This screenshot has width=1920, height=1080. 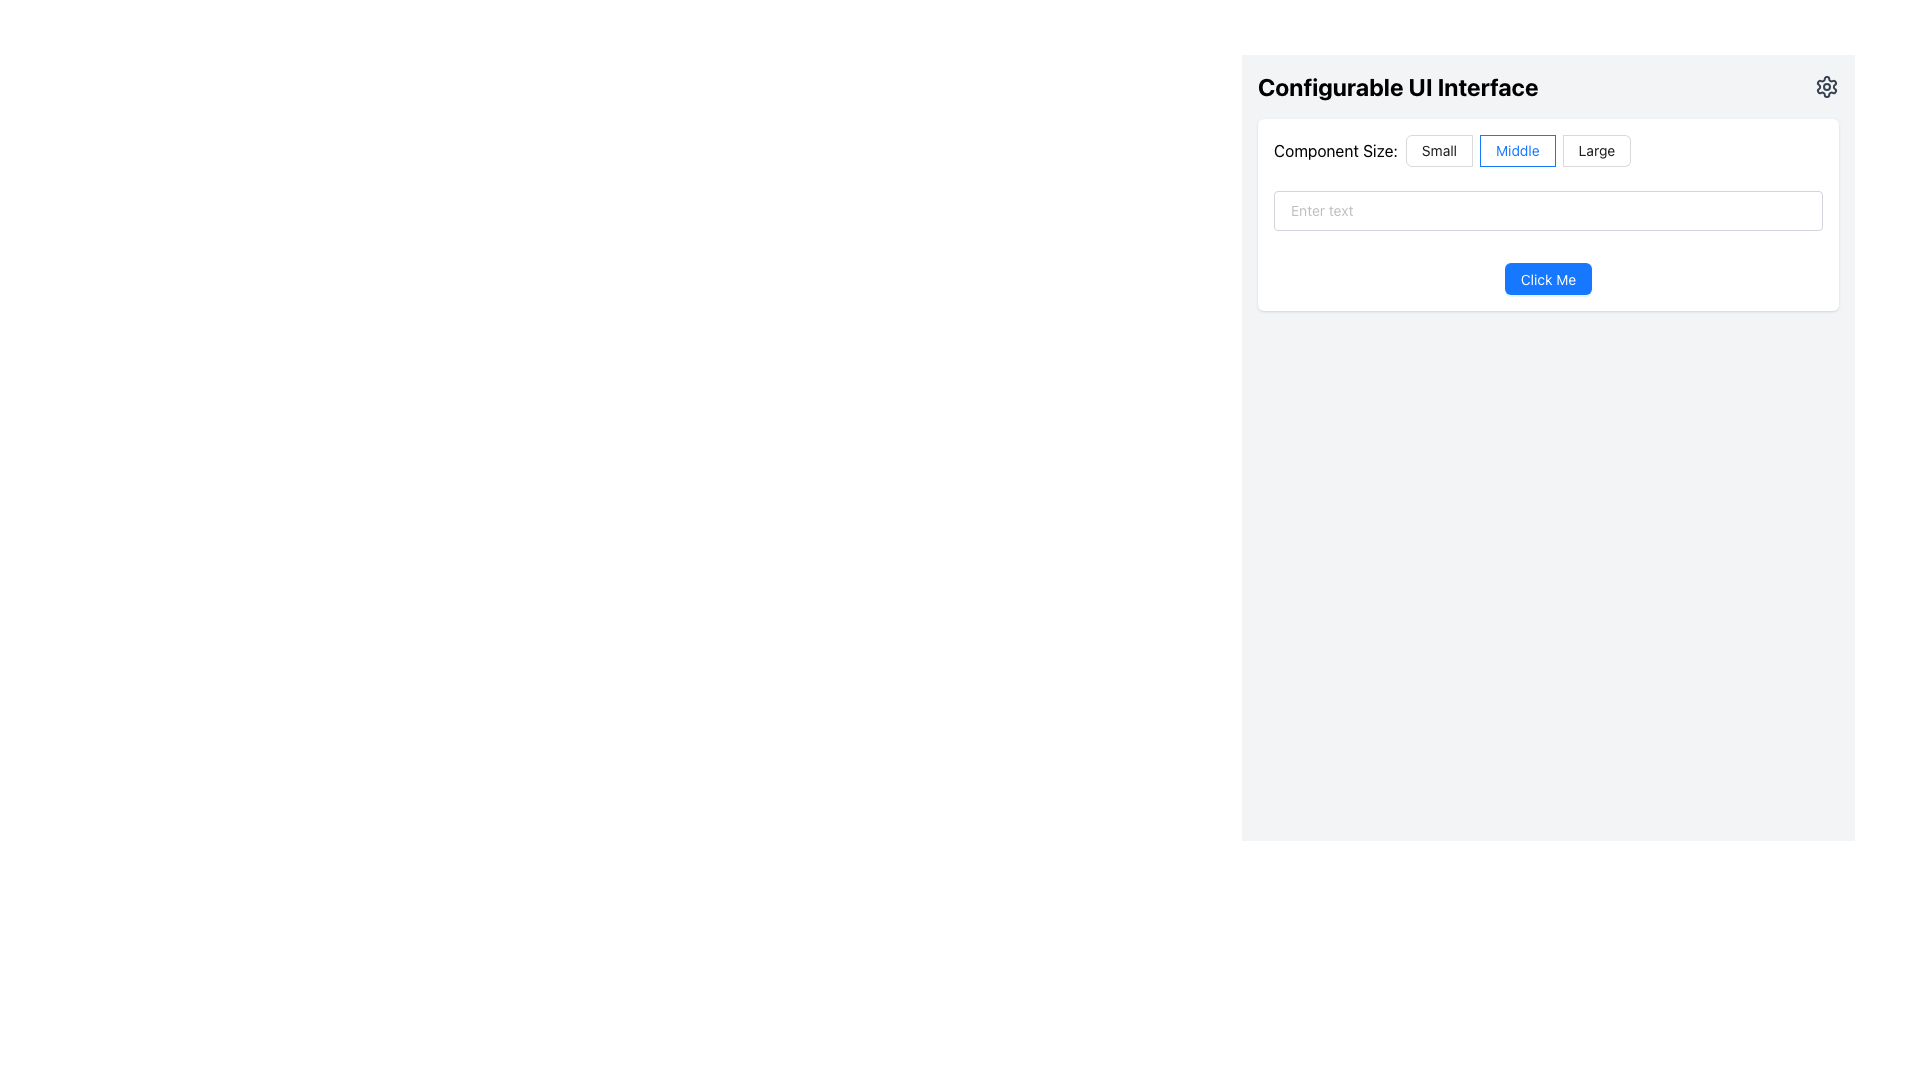 What do you see at coordinates (1438, 149) in the screenshot?
I see `the radio button labeled 'Small'` at bounding box center [1438, 149].